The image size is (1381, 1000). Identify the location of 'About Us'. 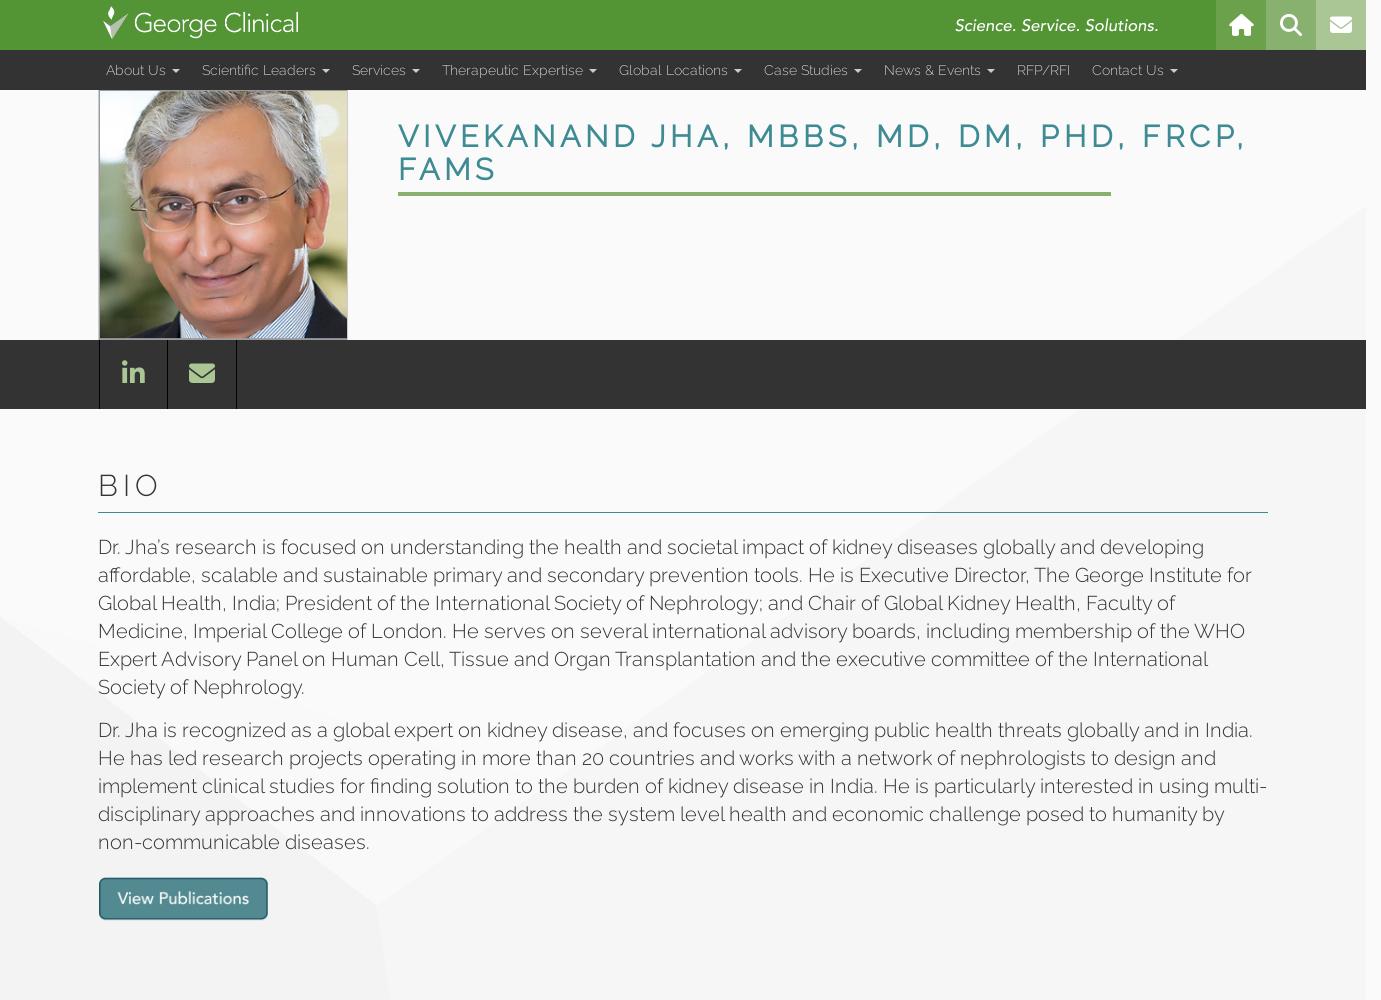
(137, 69).